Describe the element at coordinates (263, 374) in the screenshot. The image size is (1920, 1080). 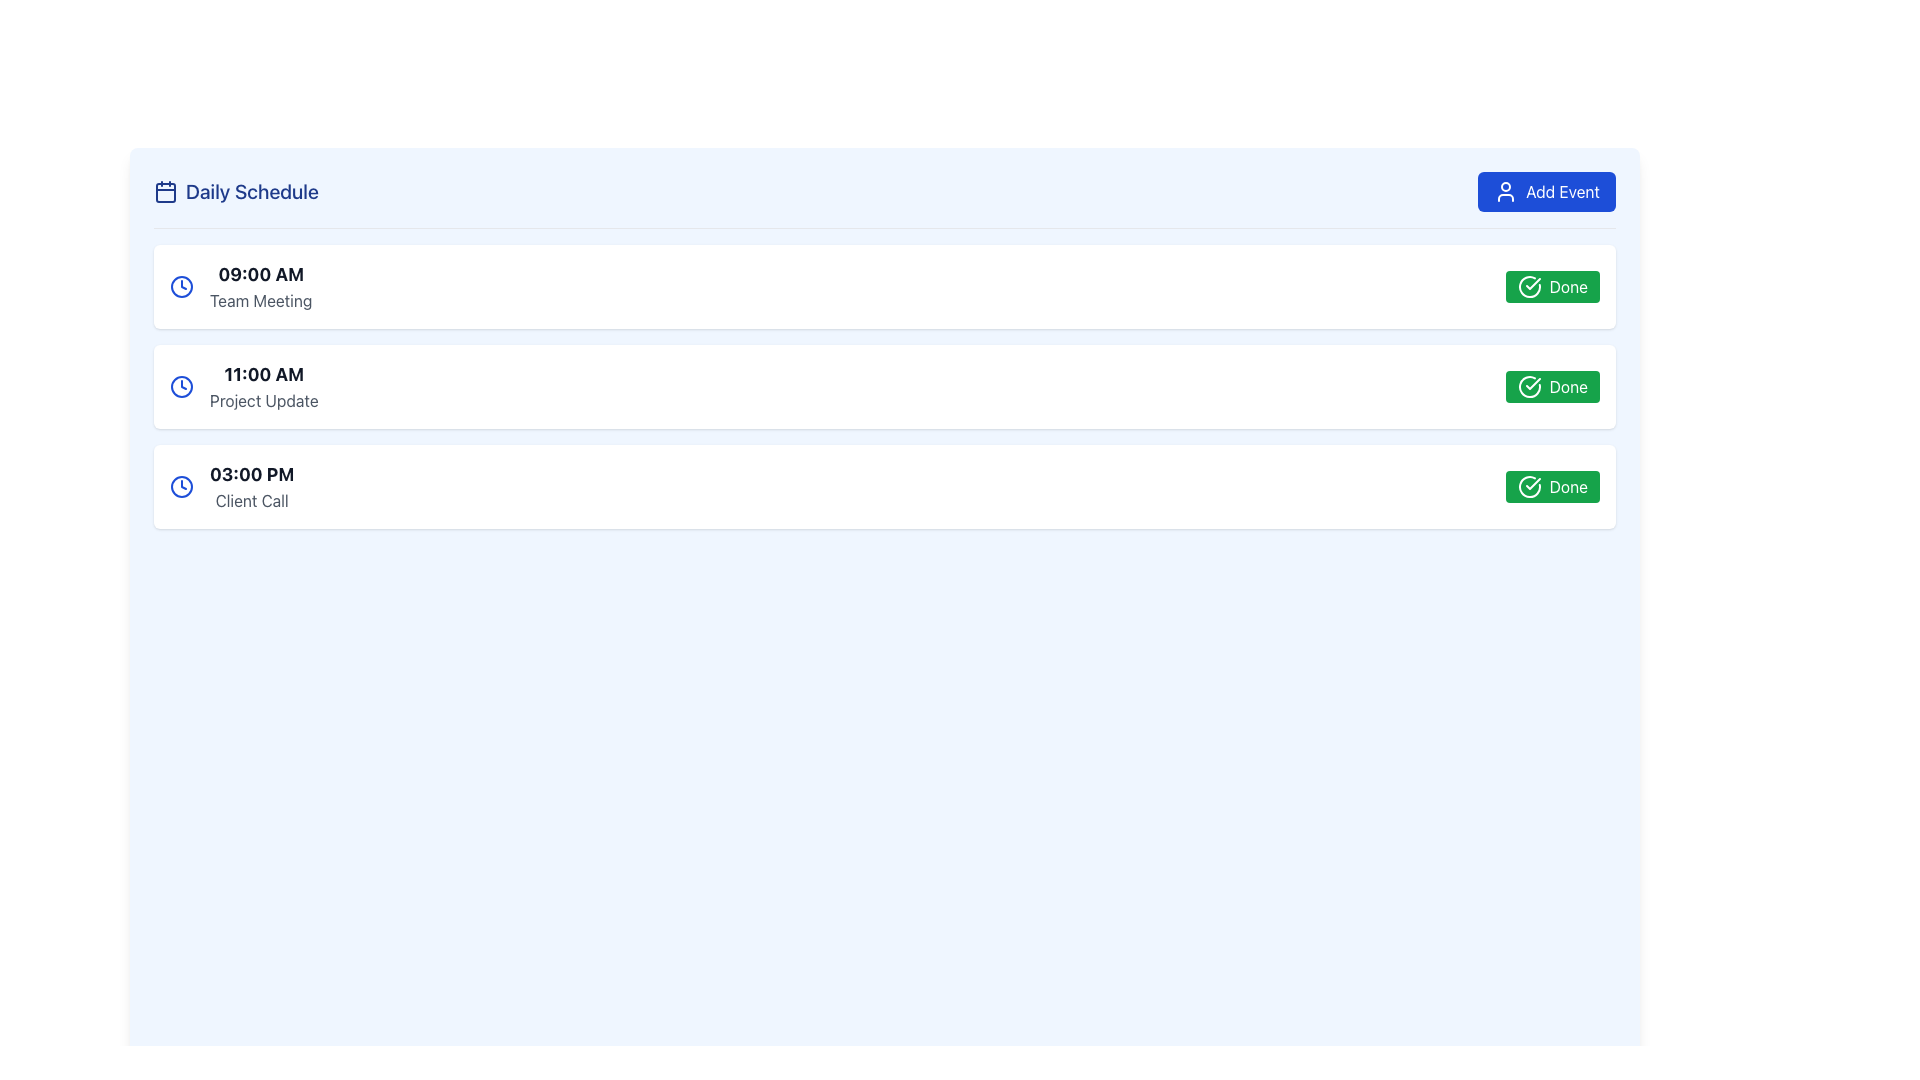
I see `static text element displaying '11:00 AM', which is emphasized in bold, black font and centrally located in the middle event card among three schedules` at that location.